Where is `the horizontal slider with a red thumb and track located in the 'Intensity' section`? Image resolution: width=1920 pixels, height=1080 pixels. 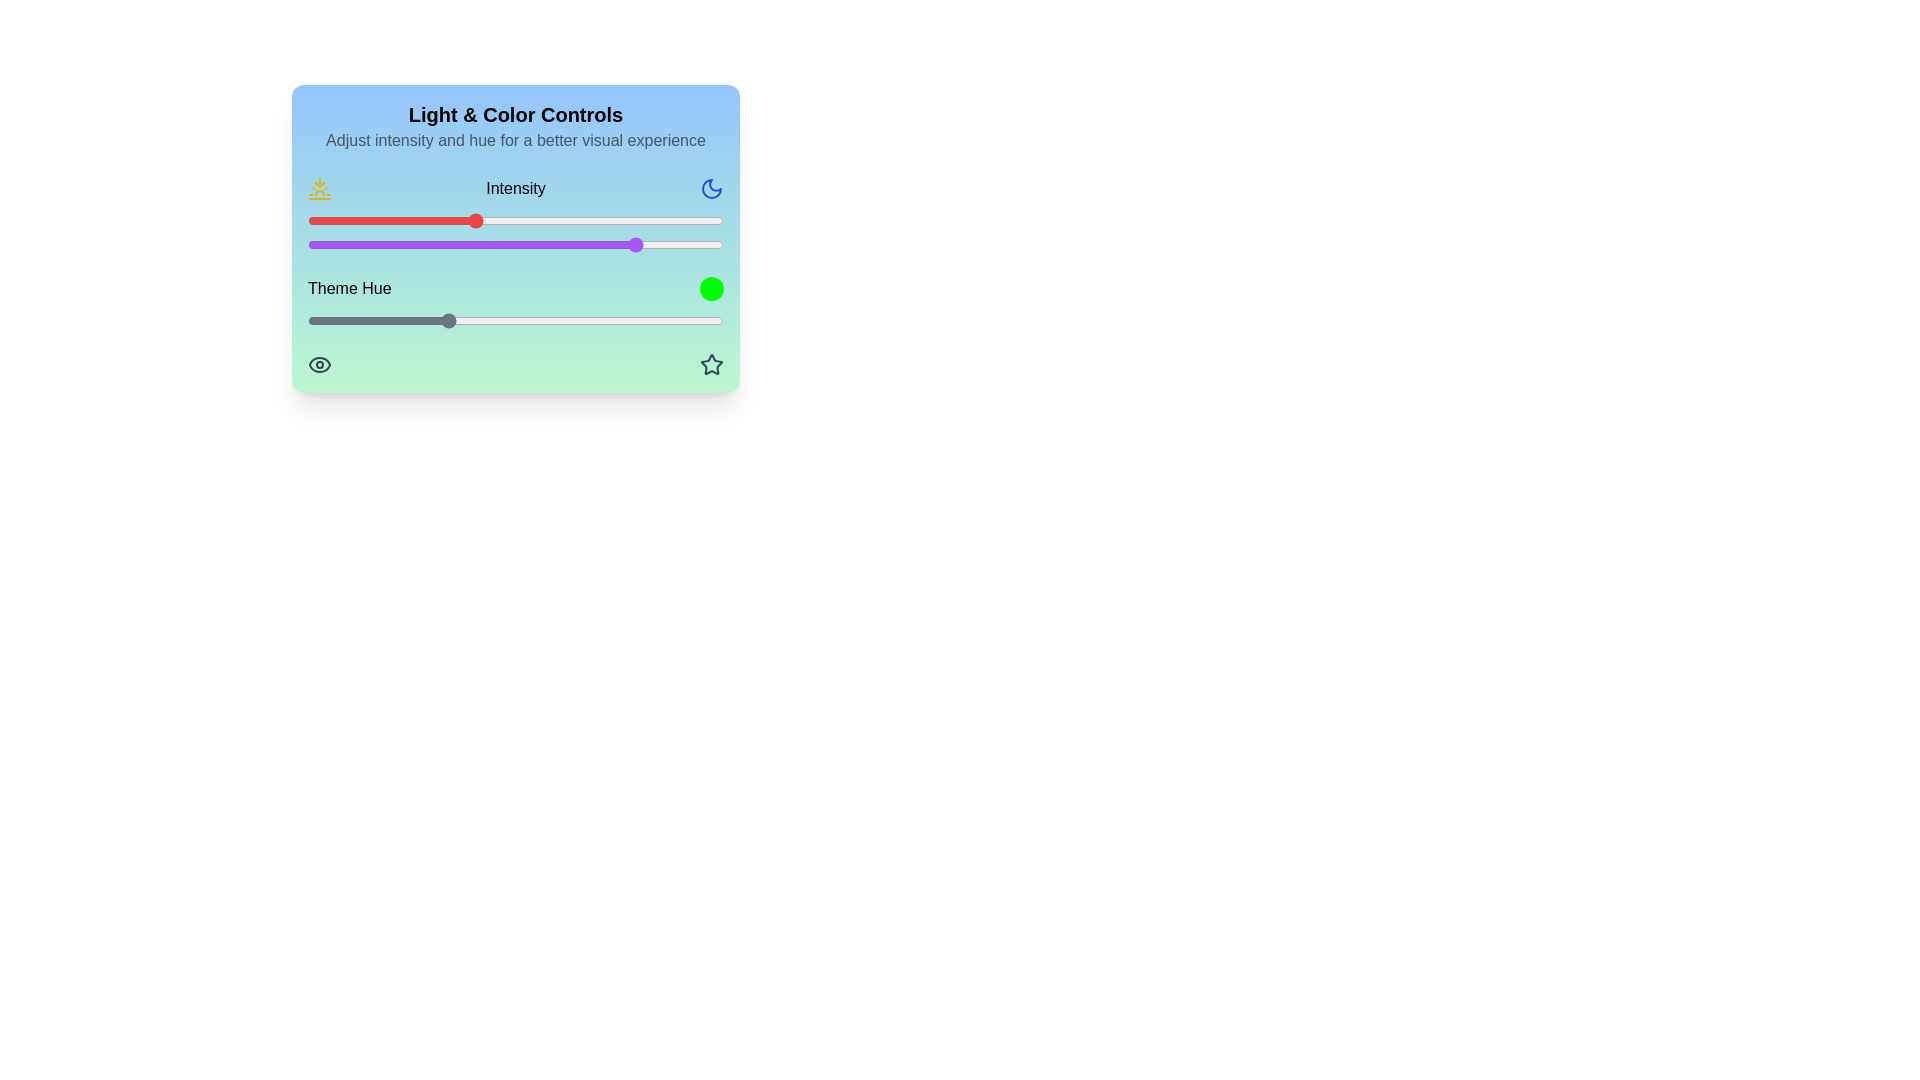
the horizontal slider with a red thumb and track located in the 'Intensity' section is located at coordinates (515, 220).